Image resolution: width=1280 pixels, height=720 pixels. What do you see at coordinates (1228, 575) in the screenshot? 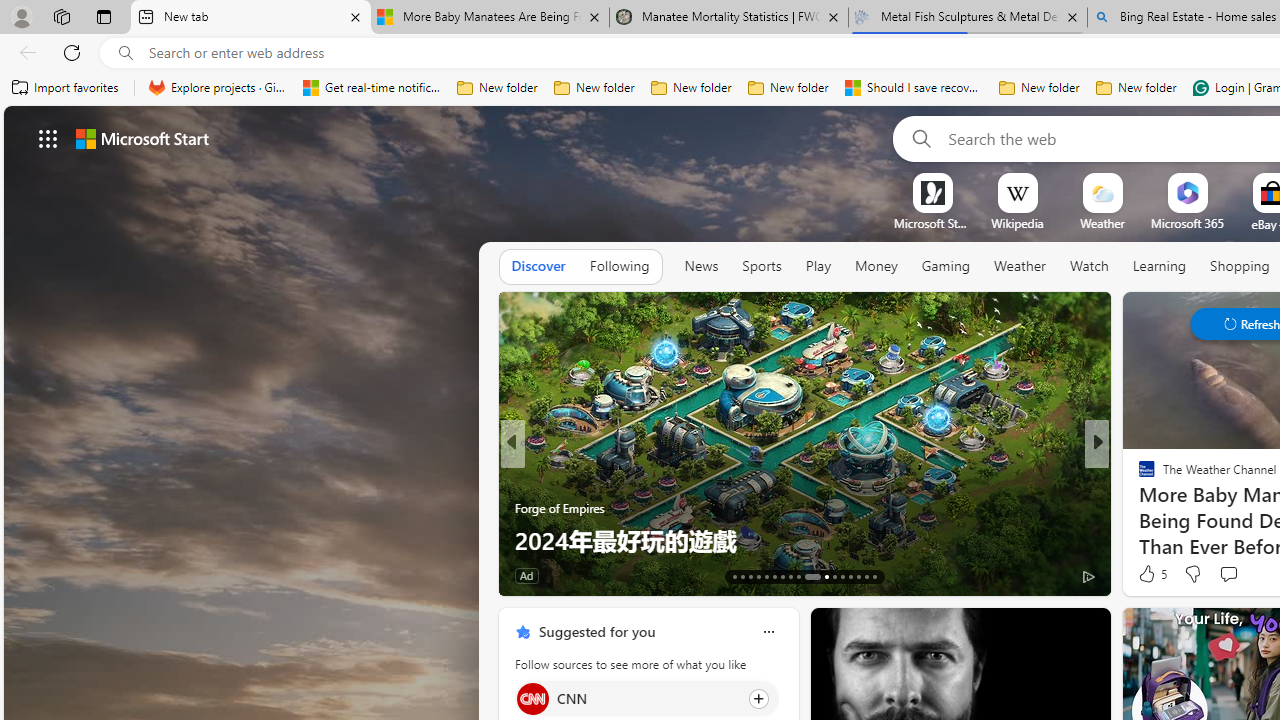
I see `'View comments 1 Comment'` at bounding box center [1228, 575].